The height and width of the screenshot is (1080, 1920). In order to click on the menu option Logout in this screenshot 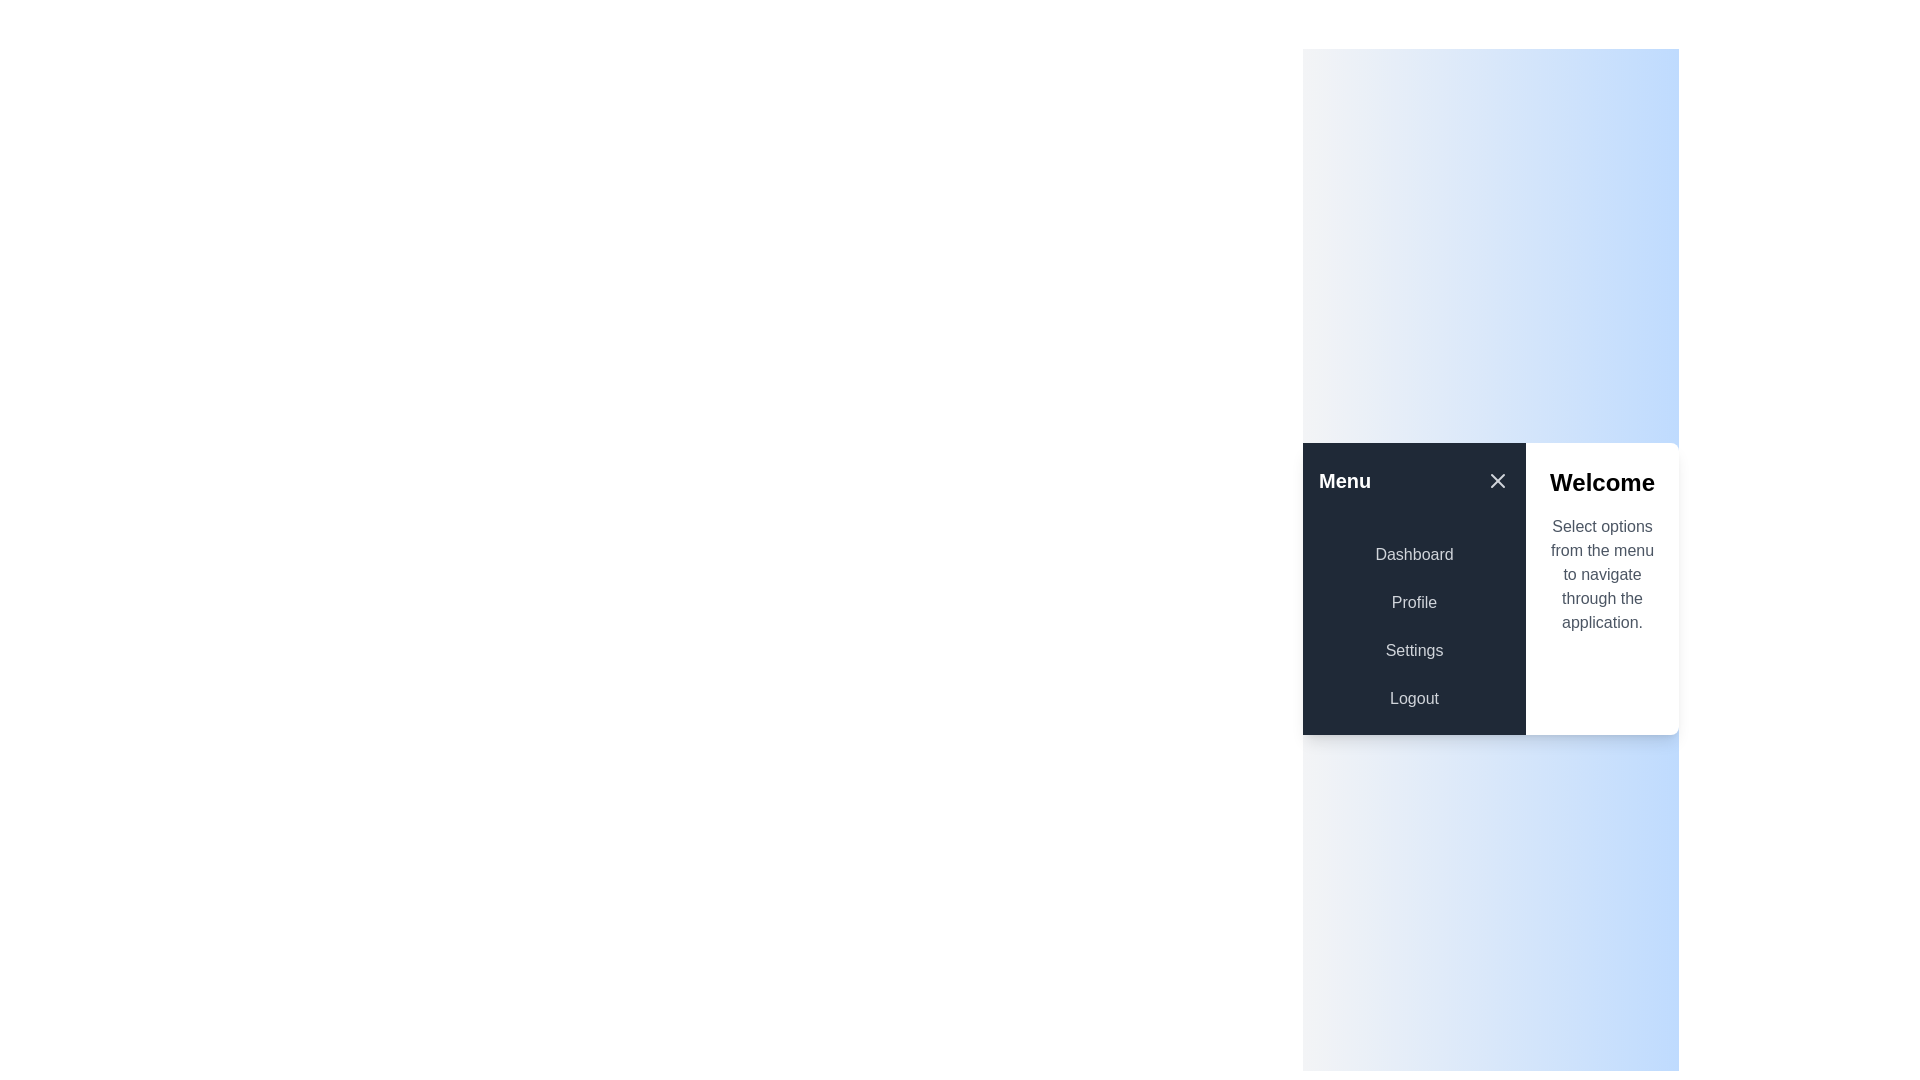, I will do `click(1413, 697)`.